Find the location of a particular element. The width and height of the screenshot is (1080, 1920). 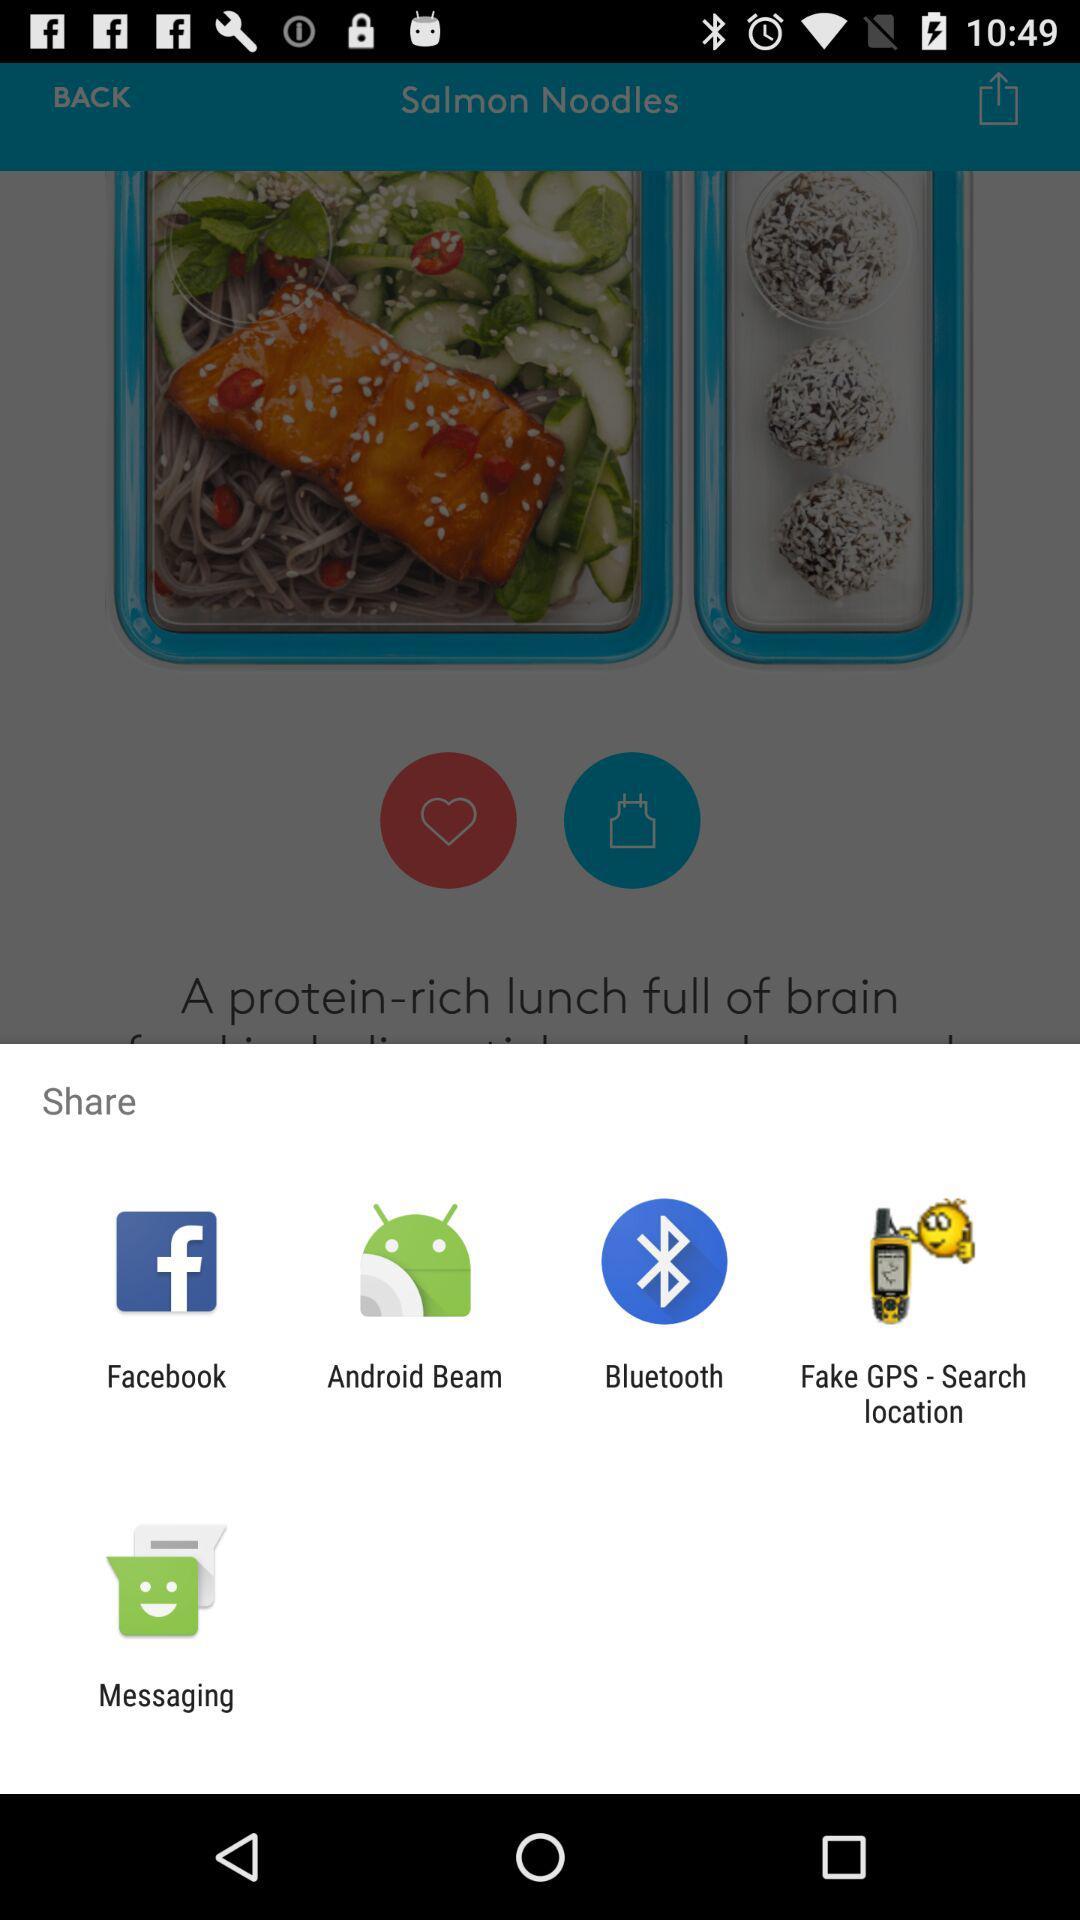

the facebook app is located at coordinates (165, 1392).